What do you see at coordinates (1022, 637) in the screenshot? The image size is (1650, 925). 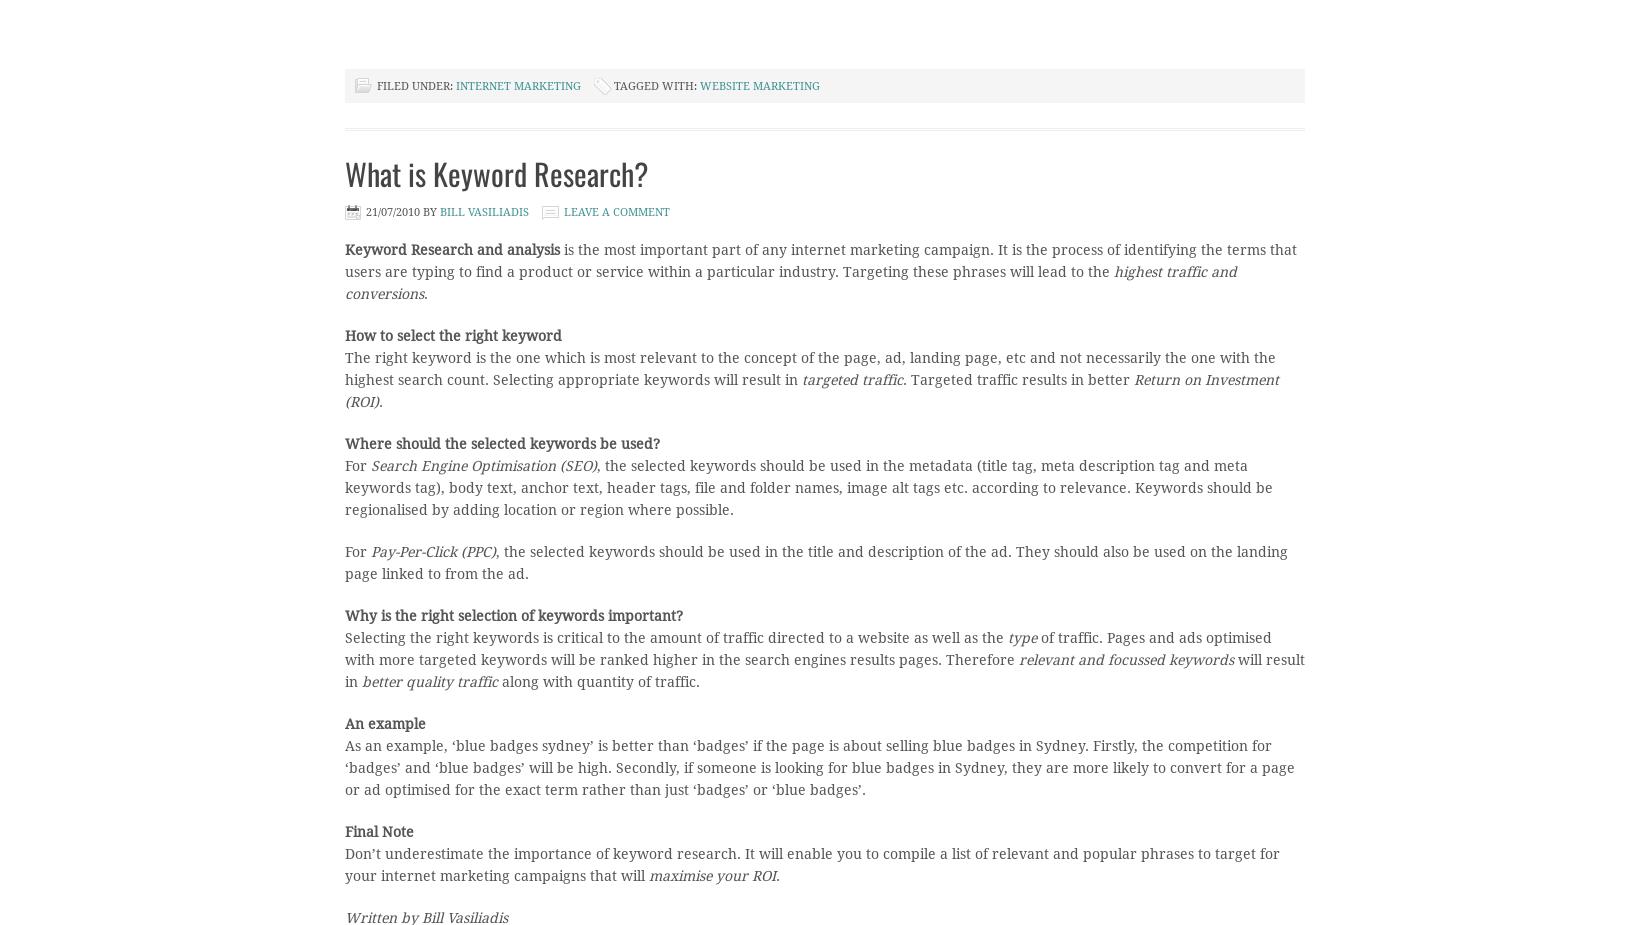 I see `'type'` at bounding box center [1022, 637].